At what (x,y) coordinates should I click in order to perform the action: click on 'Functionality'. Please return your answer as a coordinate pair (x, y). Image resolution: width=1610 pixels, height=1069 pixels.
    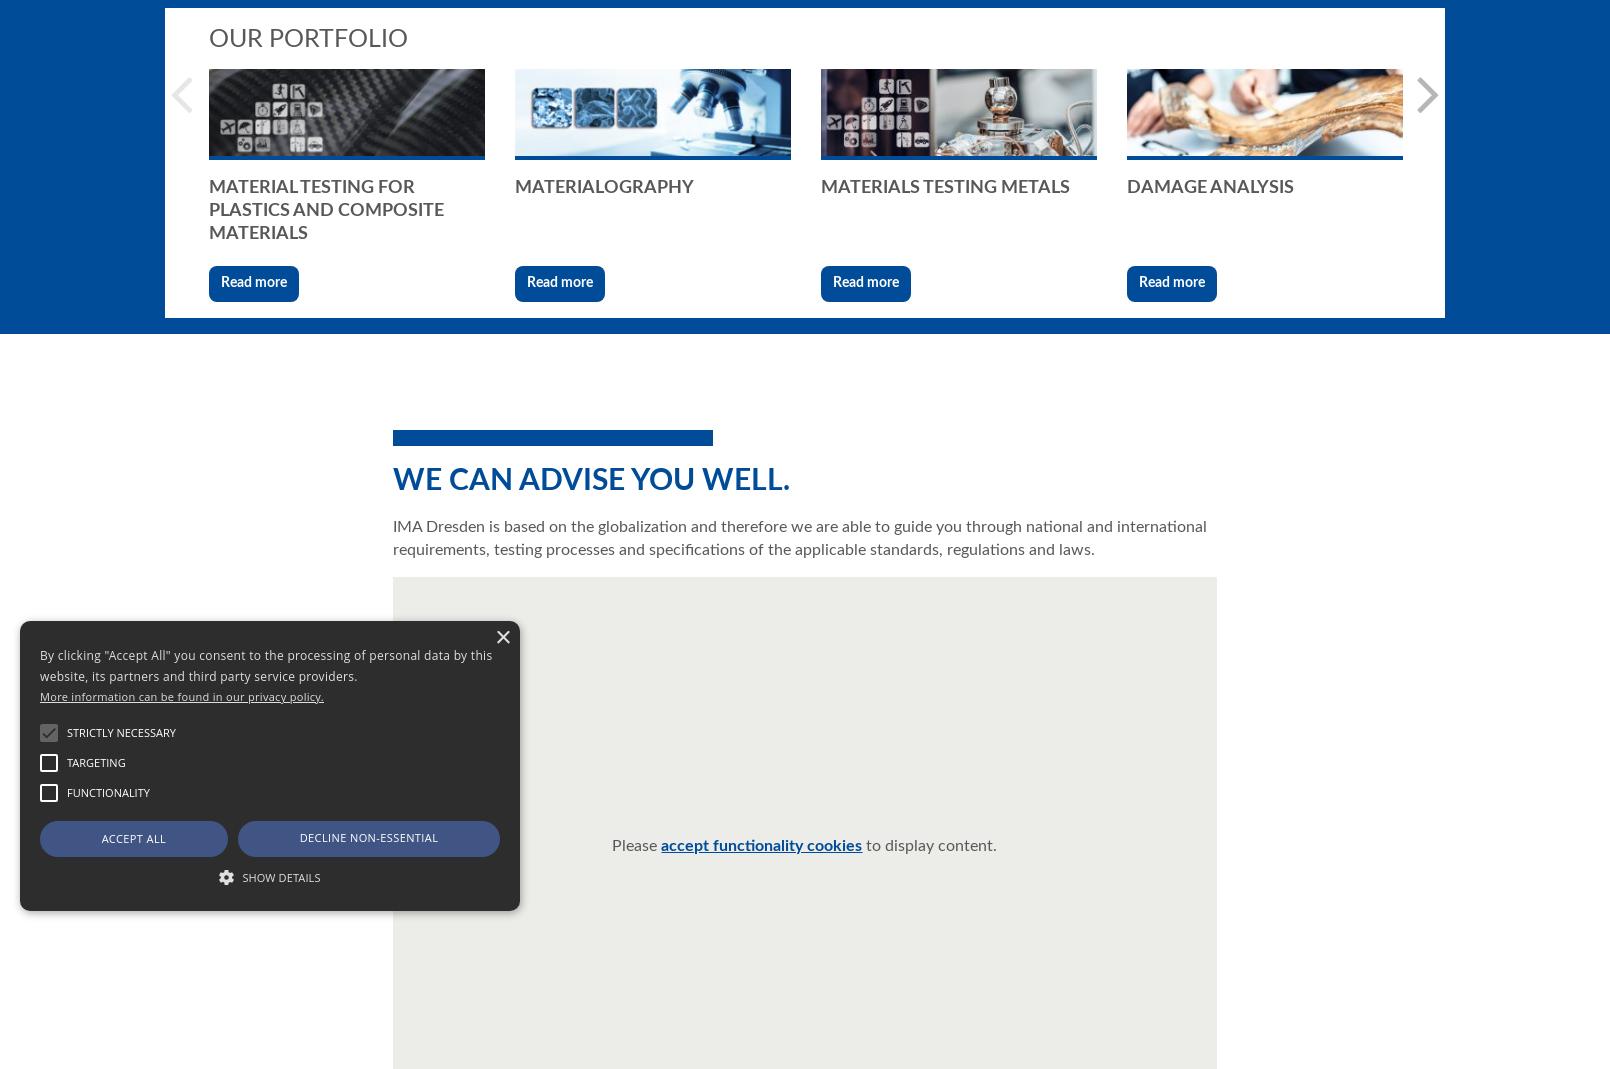
    Looking at the image, I should click on (107, 792).